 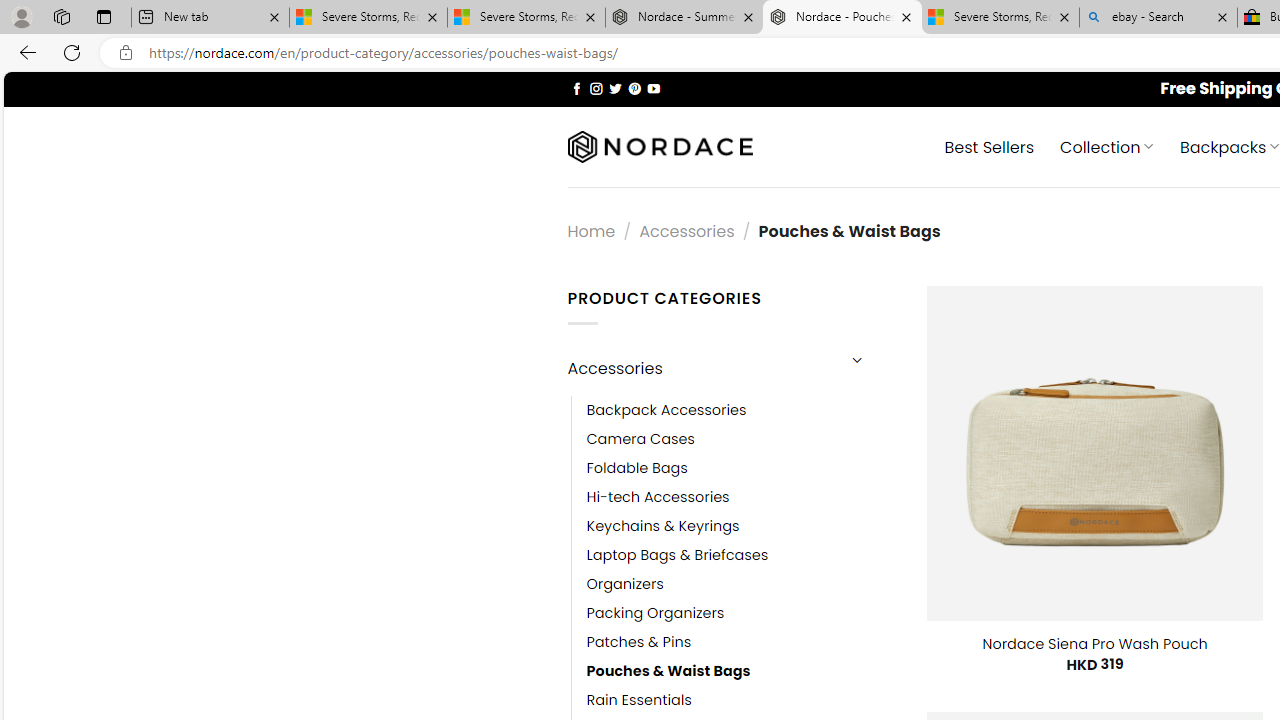 What do you see at coordinates (638, 642) in the screenshot?
I see `'Patches & Pins'` at bounding box center [638, 642].